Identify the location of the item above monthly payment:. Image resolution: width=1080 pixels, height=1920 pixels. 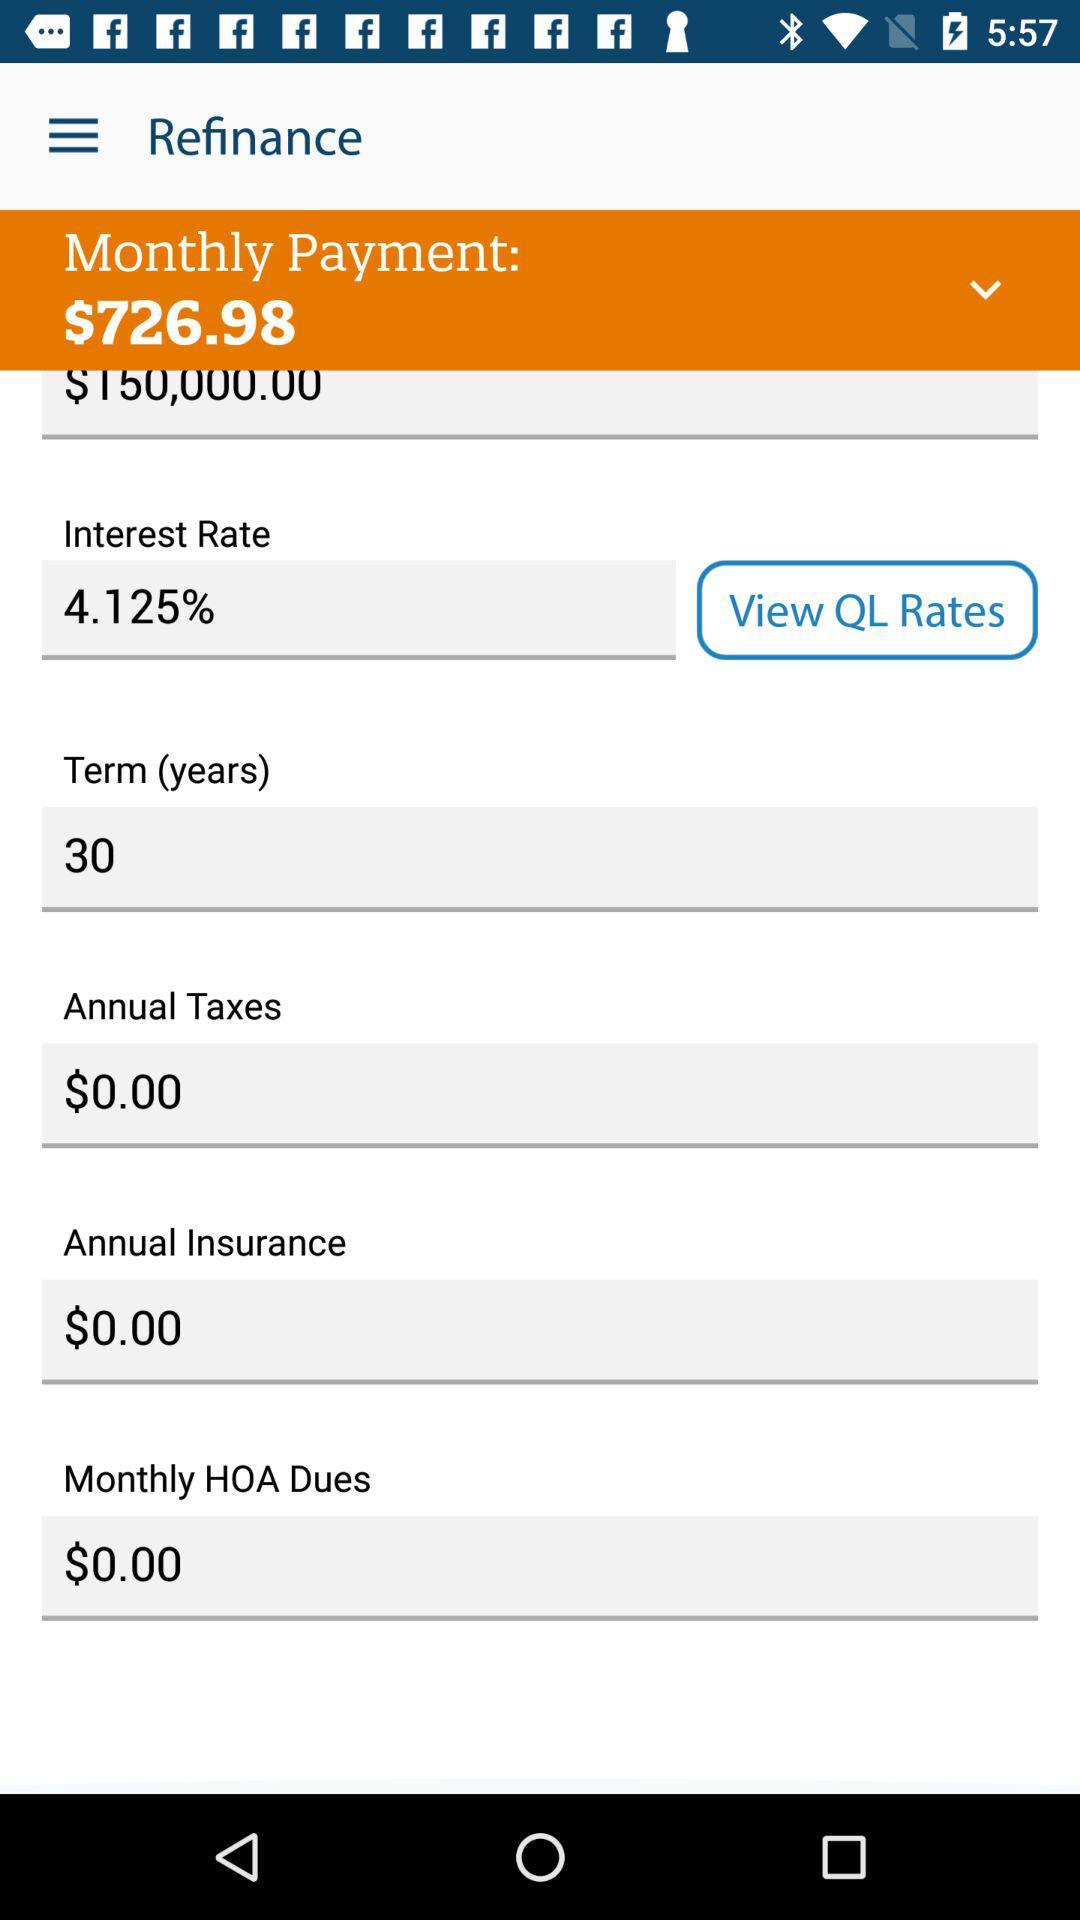
(72, 135).